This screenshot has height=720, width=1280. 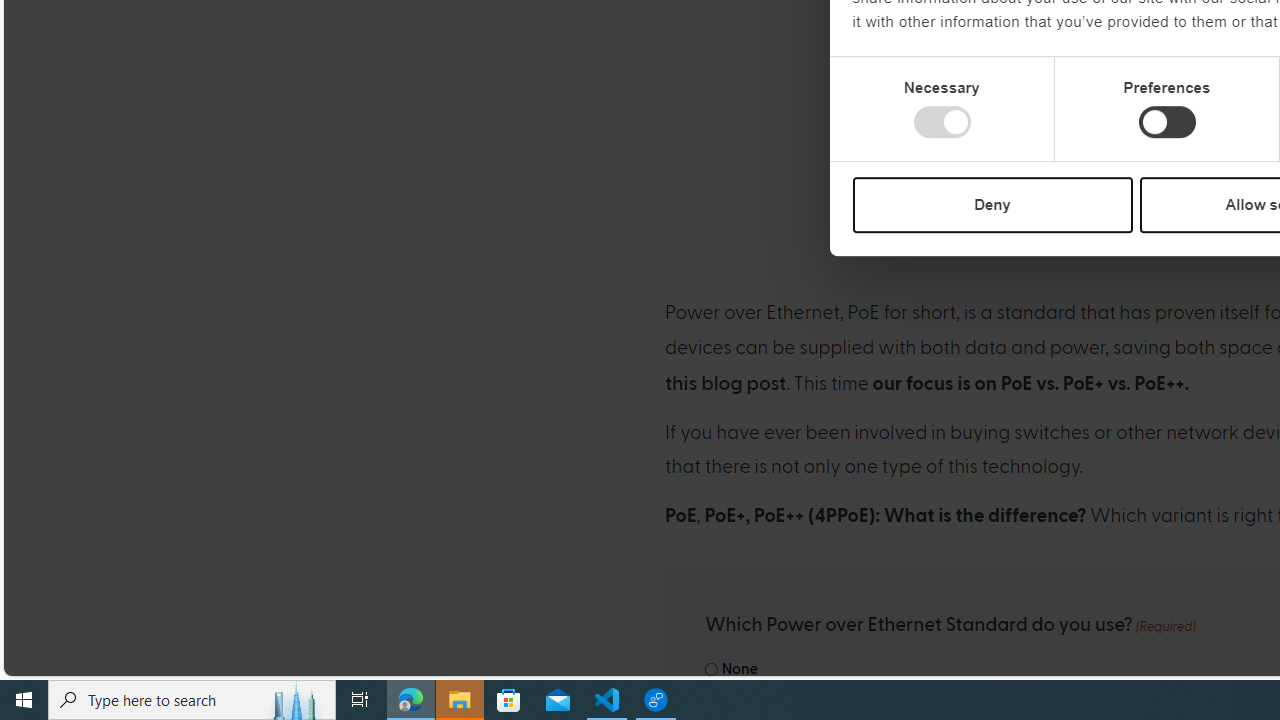 I want to click on 'None', so click(x=711, y=669).